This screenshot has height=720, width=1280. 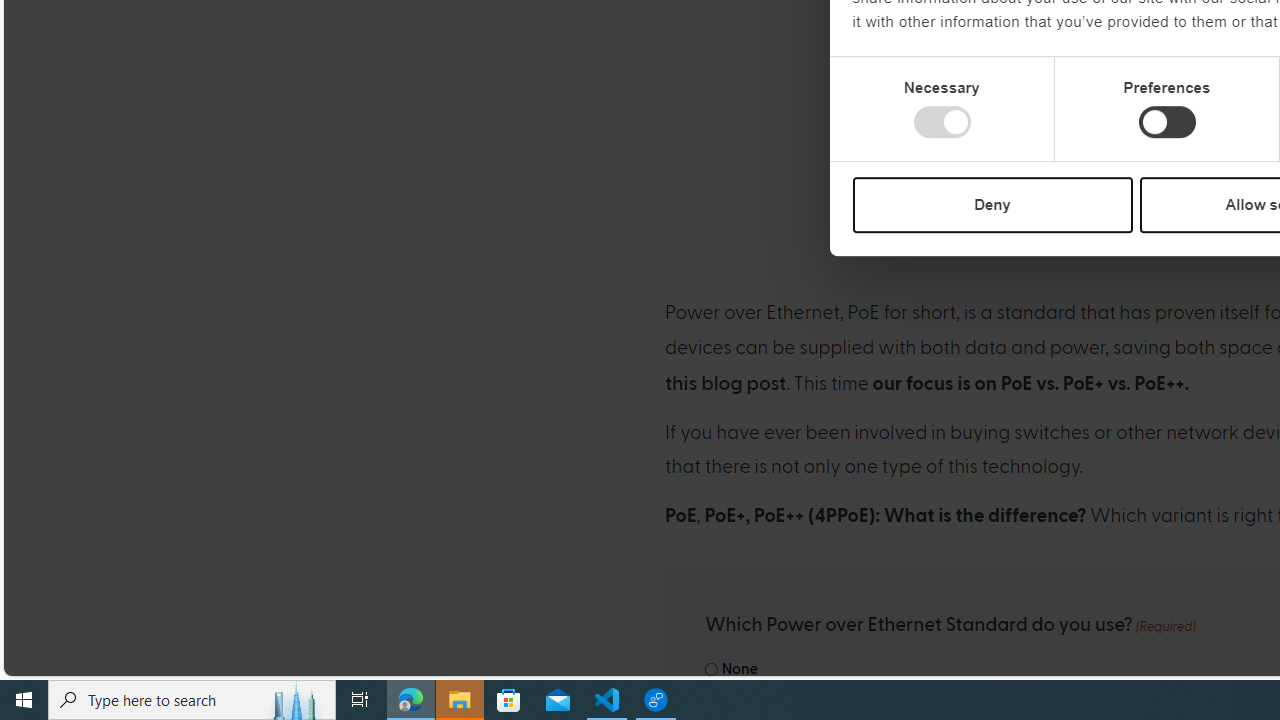 I want to click on 'None', so click(x=711, y=669).